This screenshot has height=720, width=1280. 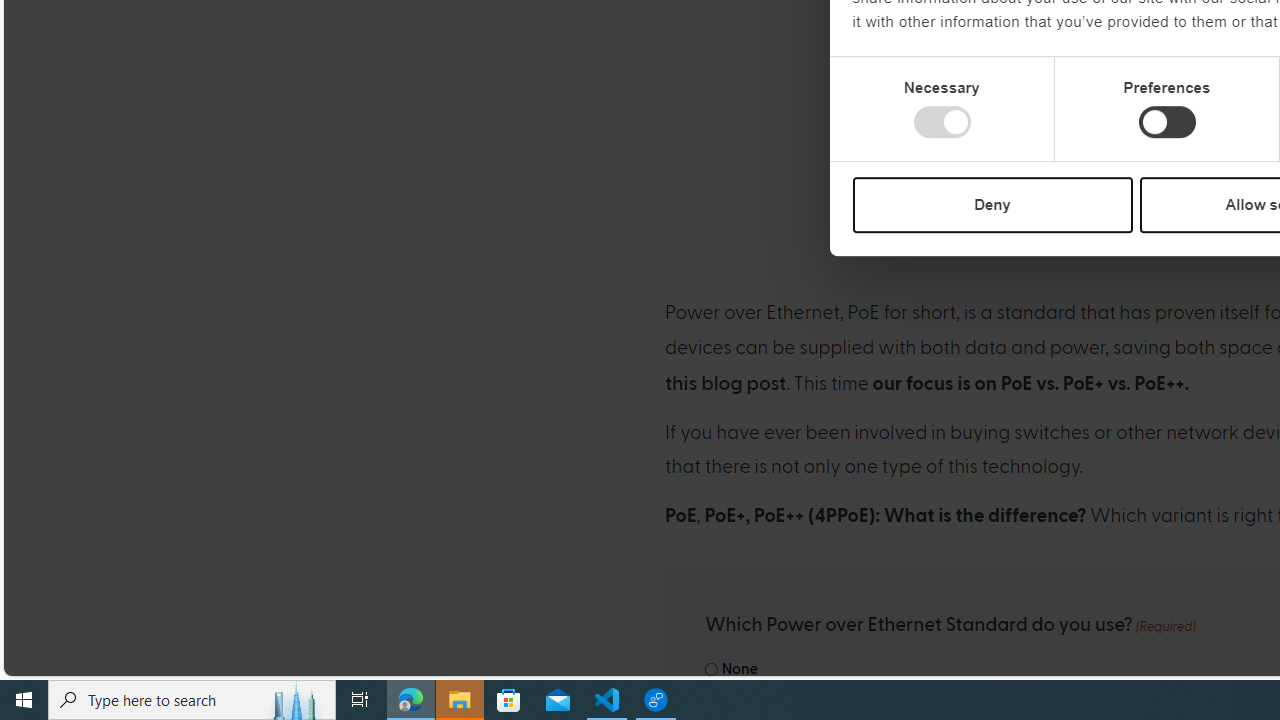 I want to click on 'None', so click(x=711, y=669).